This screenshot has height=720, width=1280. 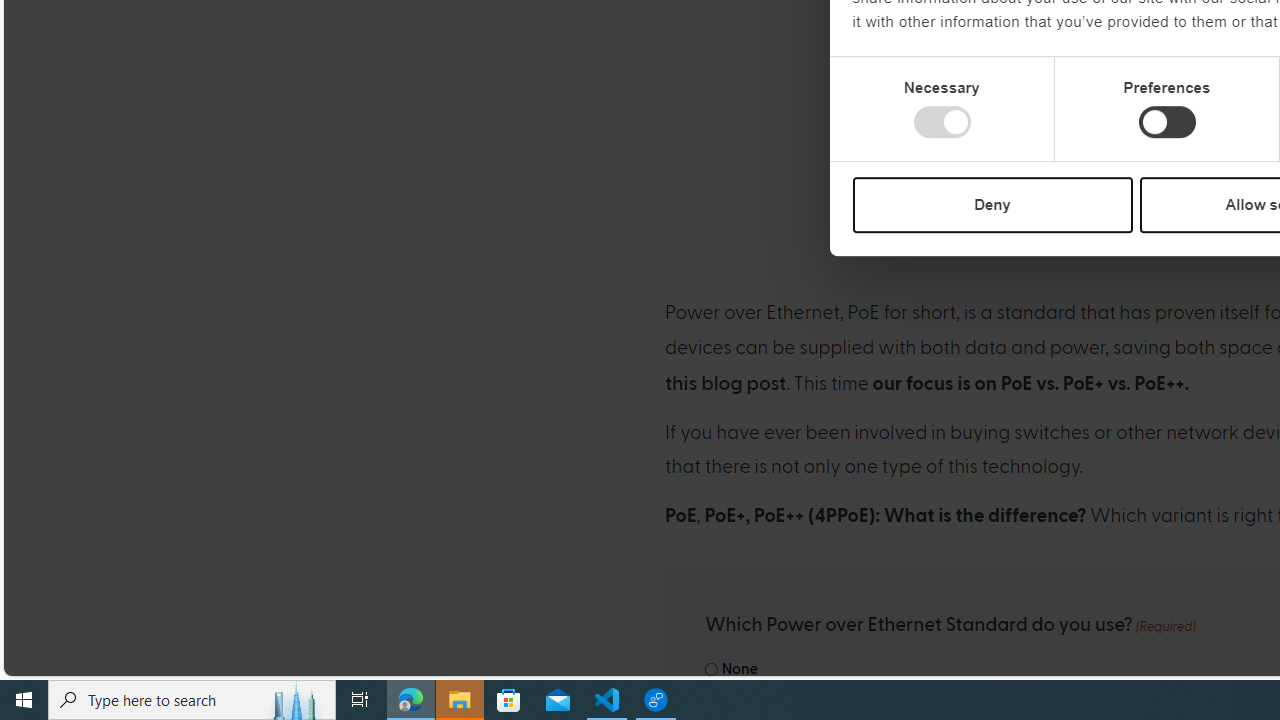 I want to click on 'None', so click(x=711, y=669).